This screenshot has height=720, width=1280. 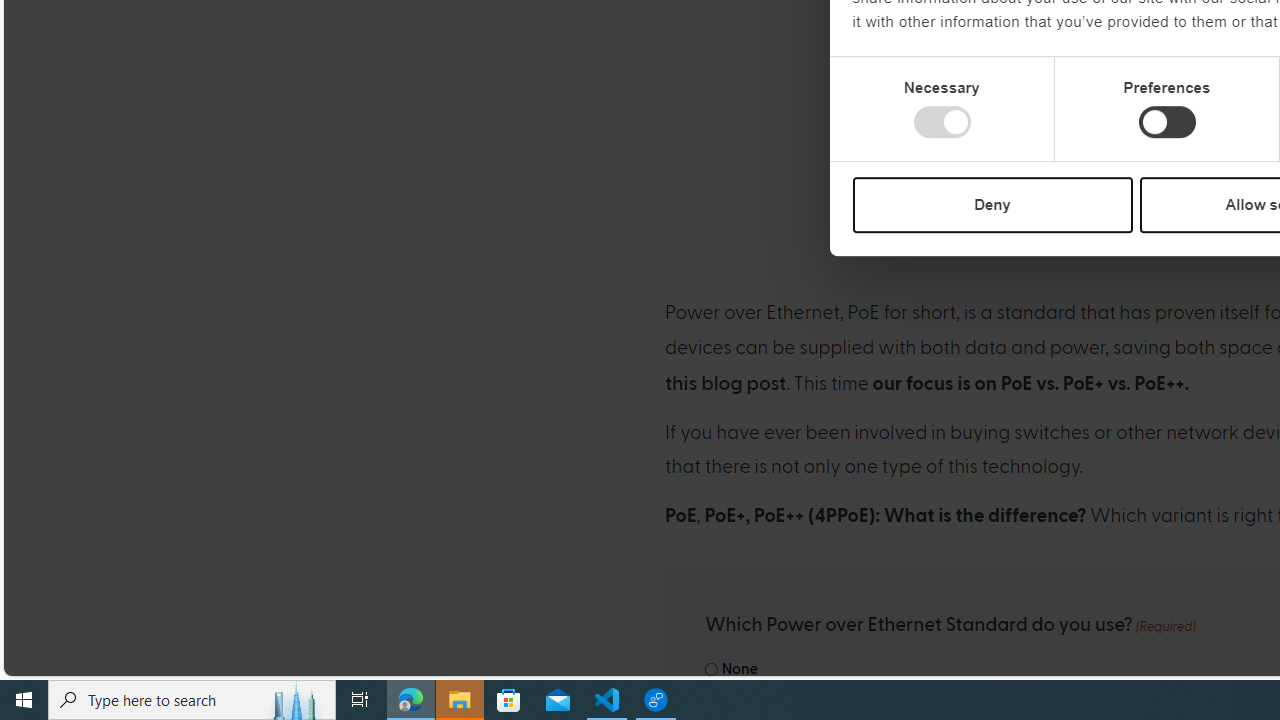 I want to click on 'None', so click(x=711, y=669).